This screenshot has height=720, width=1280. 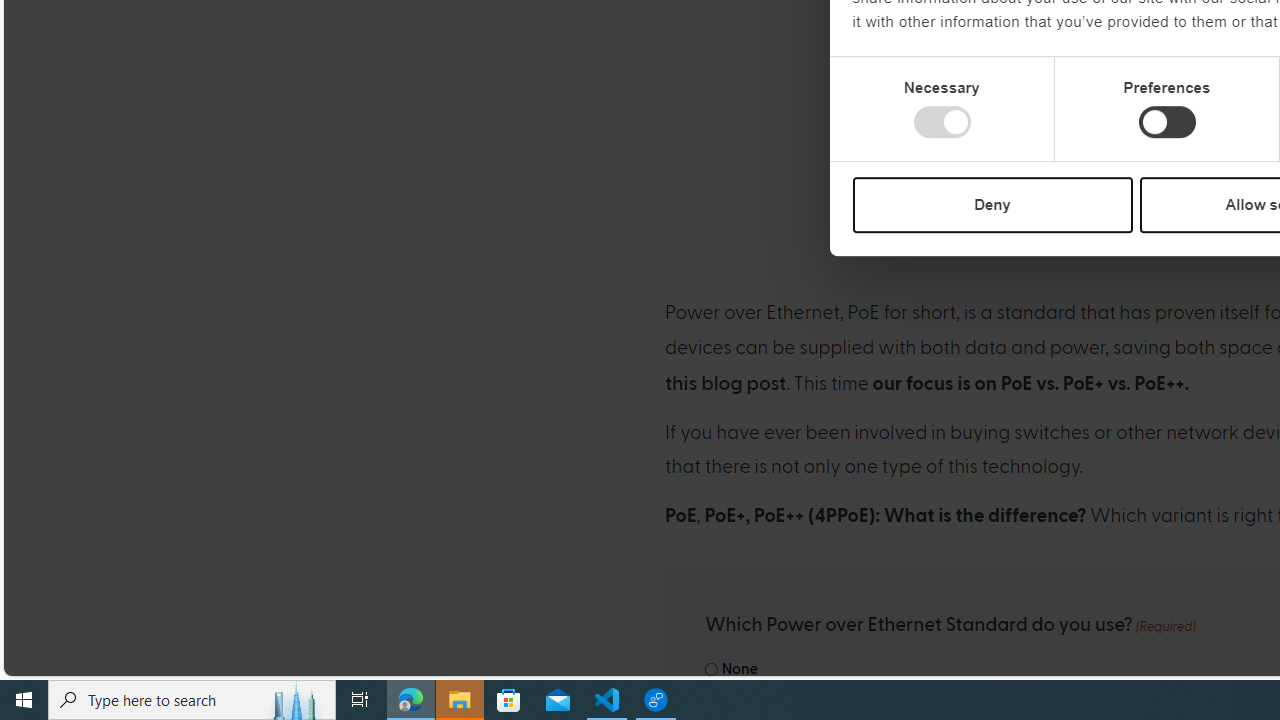 I want to click on 'None', so click(x=711, y=669).